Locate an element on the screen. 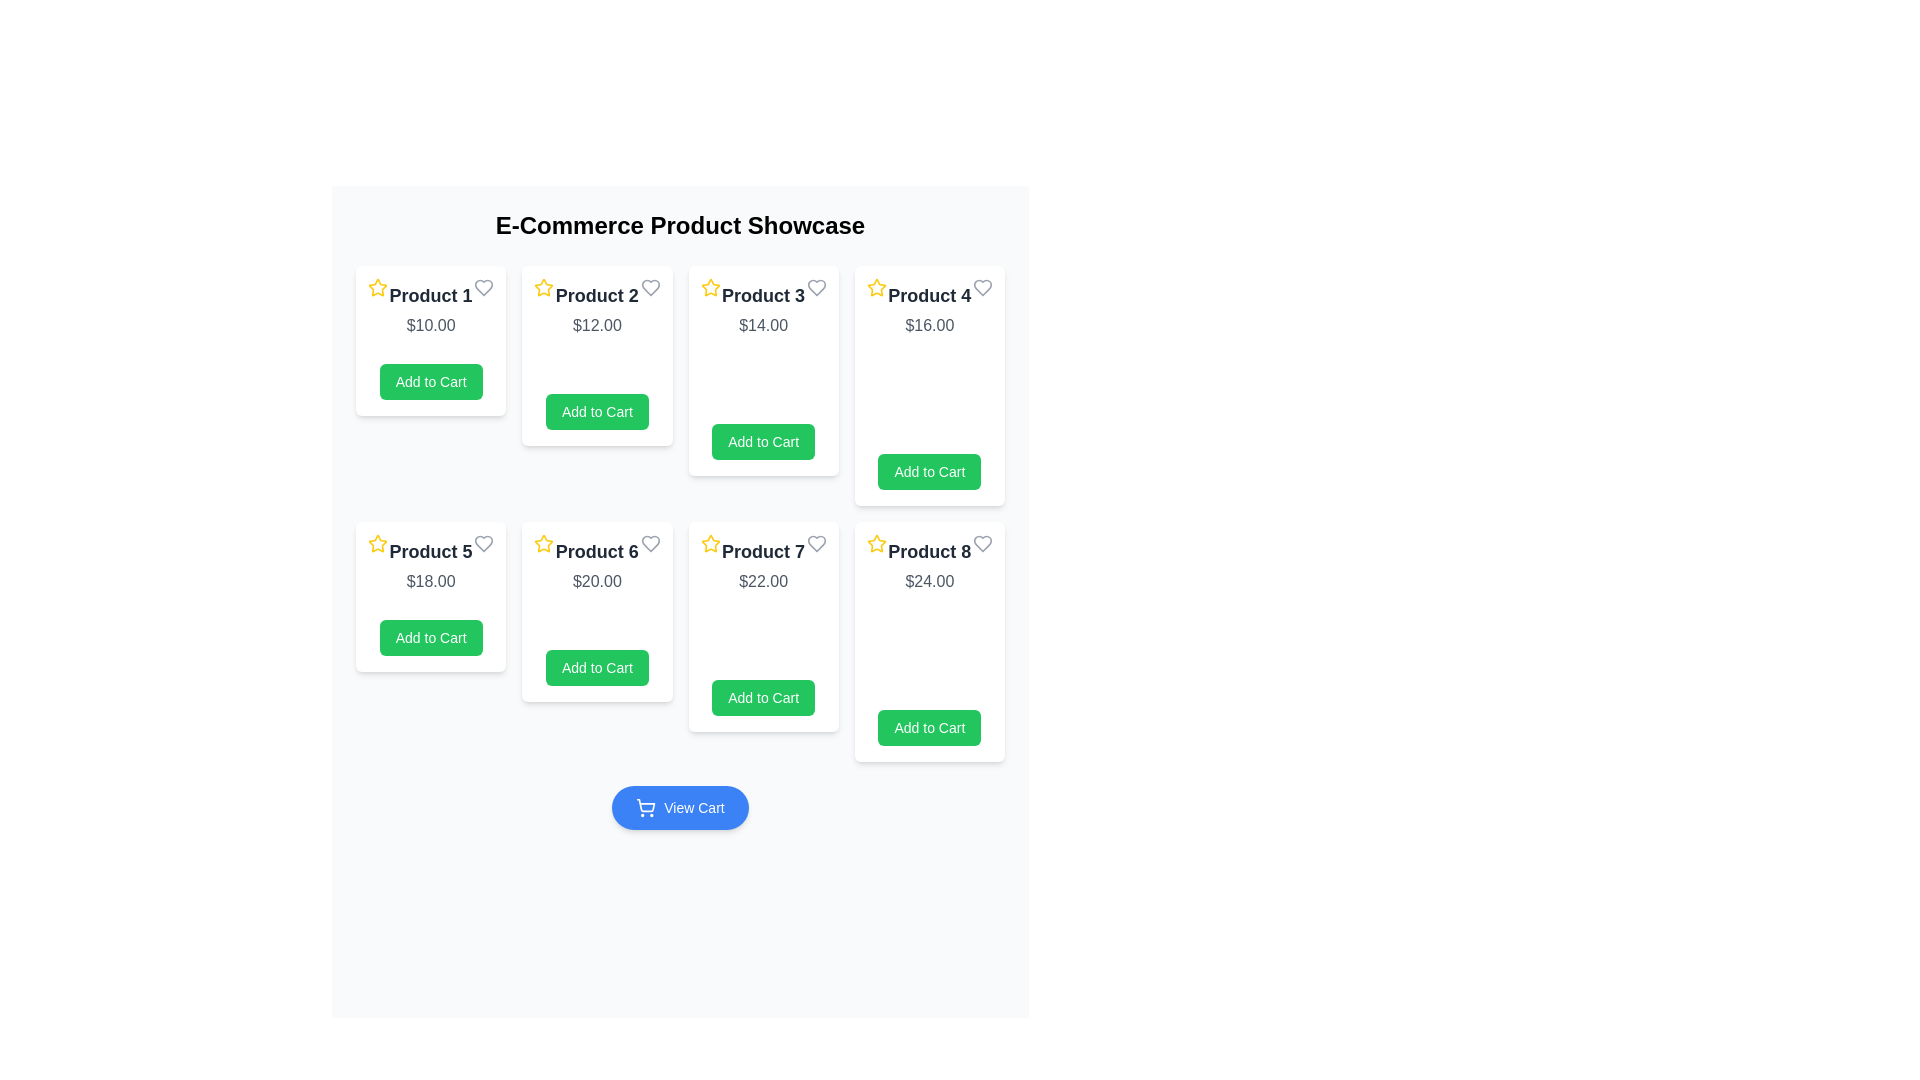 The height and width of the screenshot is (1080, 1920). the 'Add to Cart' button, which is a green rectangular button with white text located at the bottom of the card for 'Product 3' is located at coordinates (762, 441).